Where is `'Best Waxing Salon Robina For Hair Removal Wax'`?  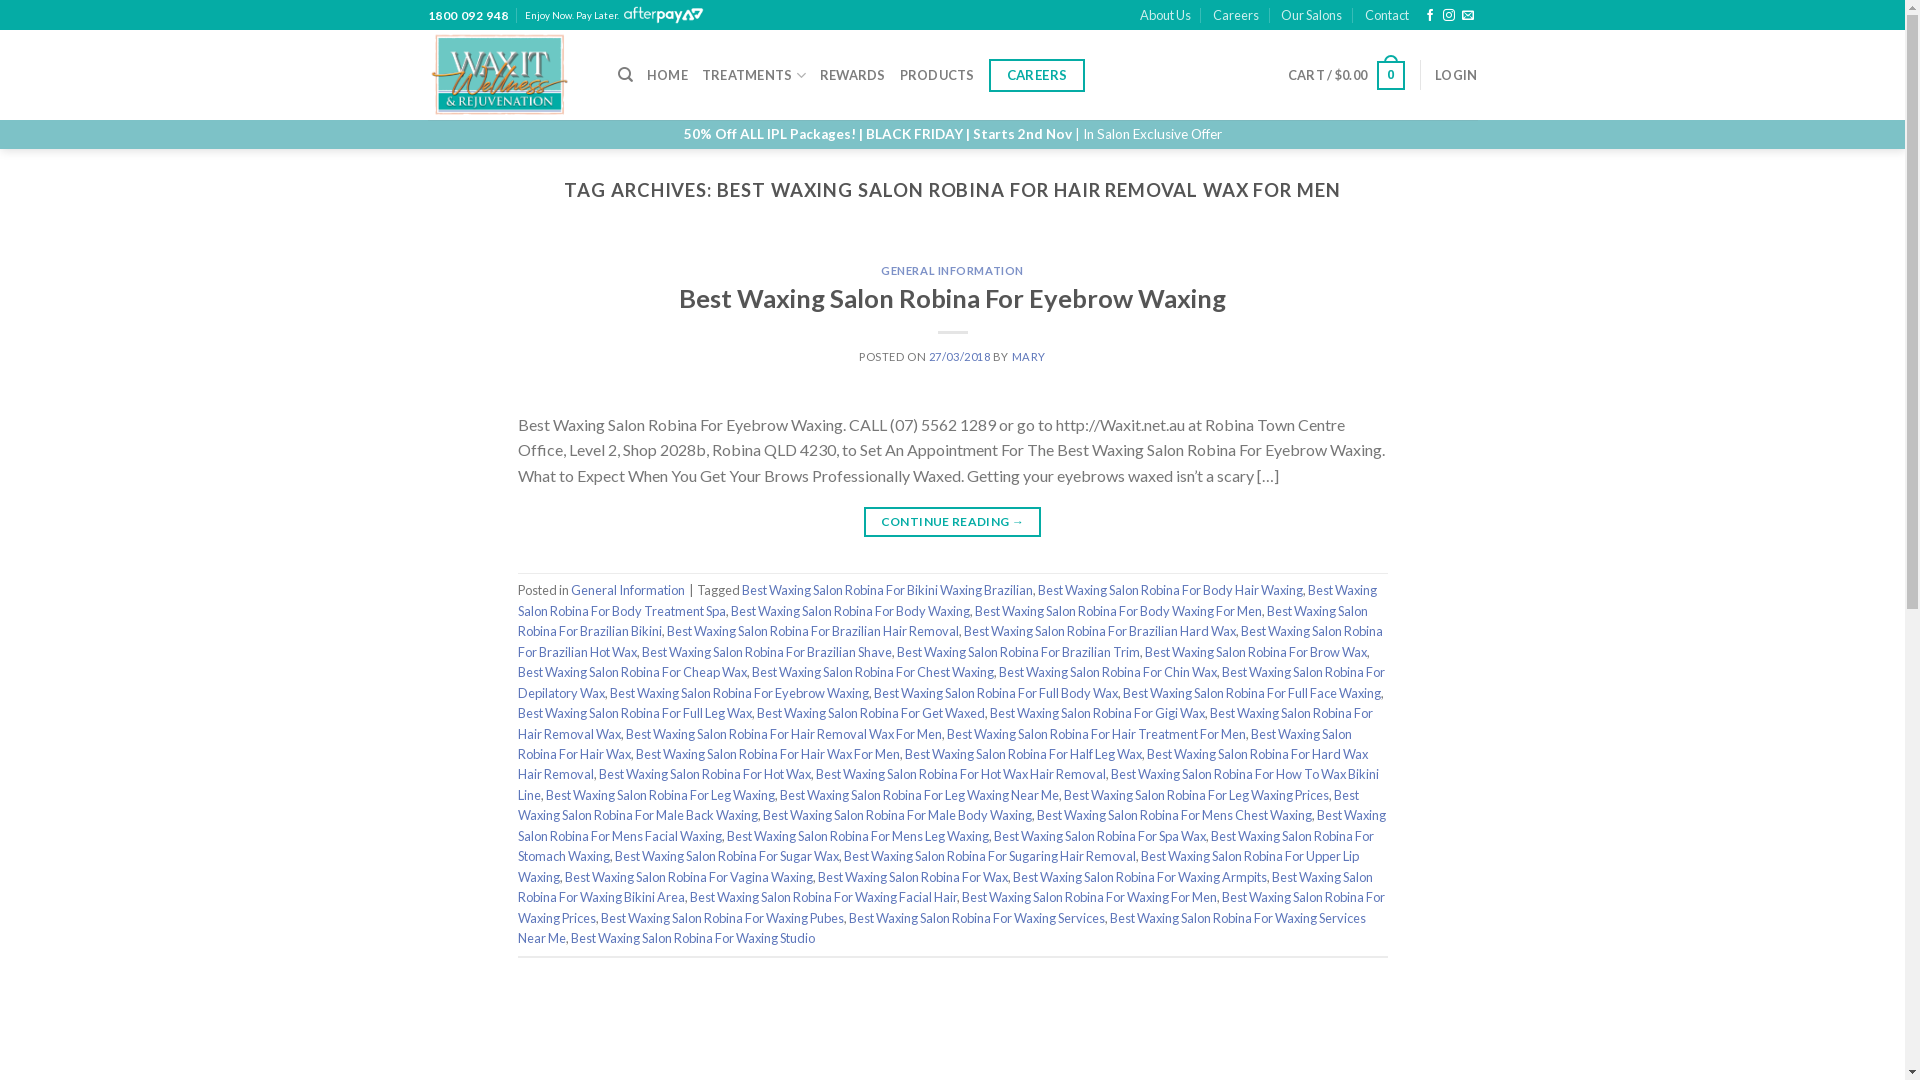
'Best Waxing Salon Robina For Hair Removal Wax' is located at coordinates (944, 722).